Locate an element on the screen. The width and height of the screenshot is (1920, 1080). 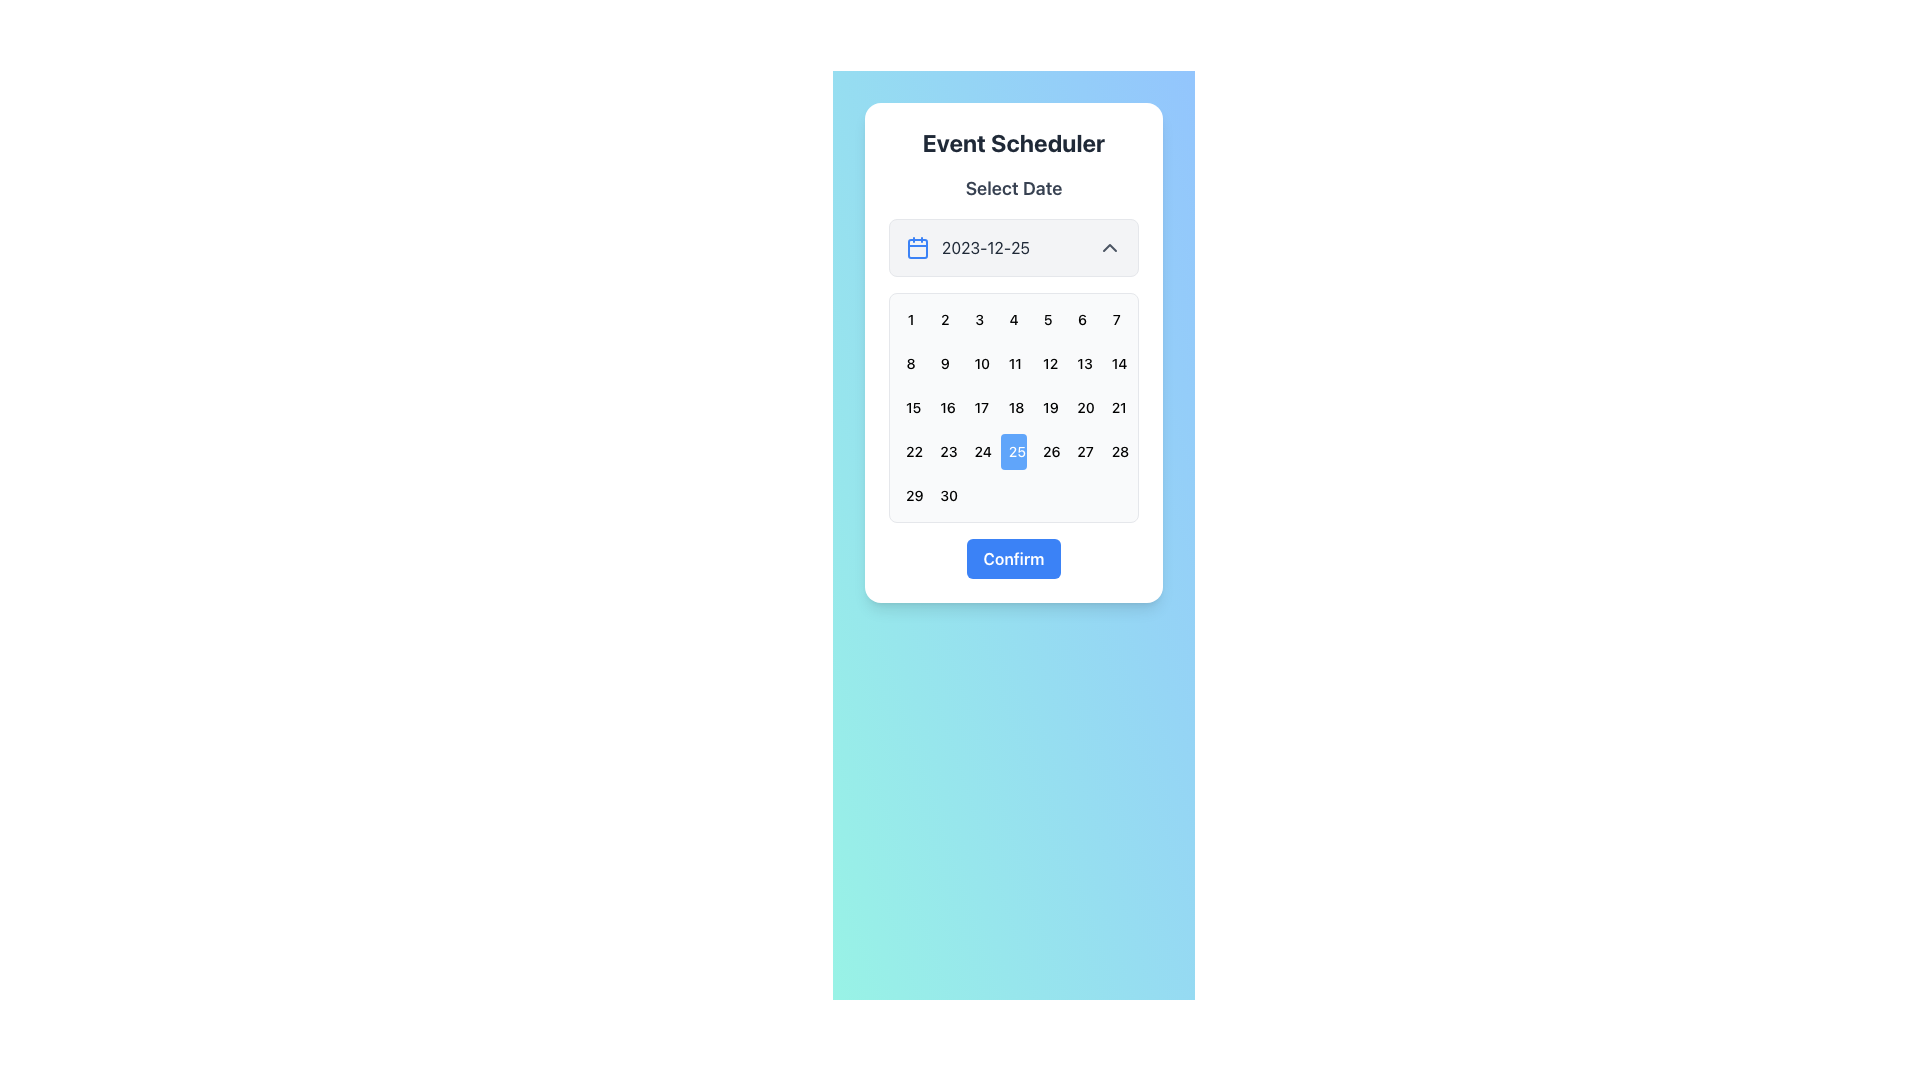
the small square button with a rounded border containing the number '6' is located at coordinates (1081, 319).